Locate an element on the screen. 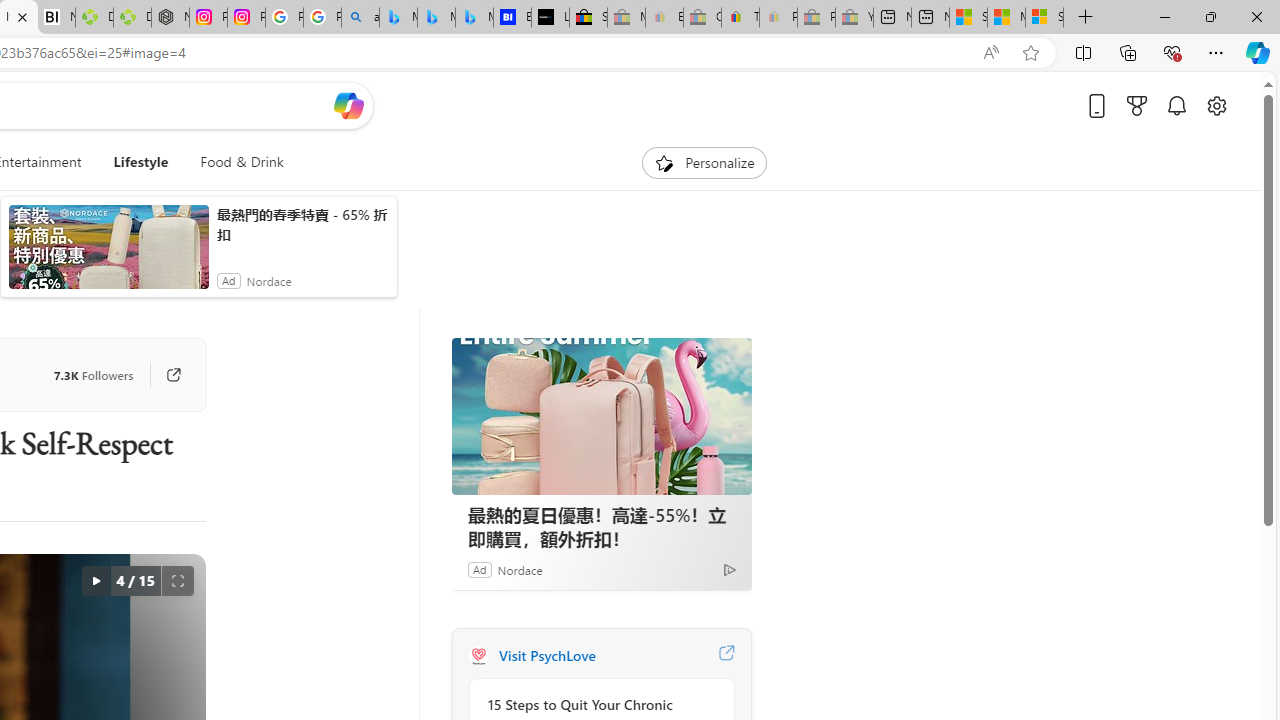 This screenshot has width=1280, height=720. 'Visit PsychLove website' is located at coordinates (725, 655).